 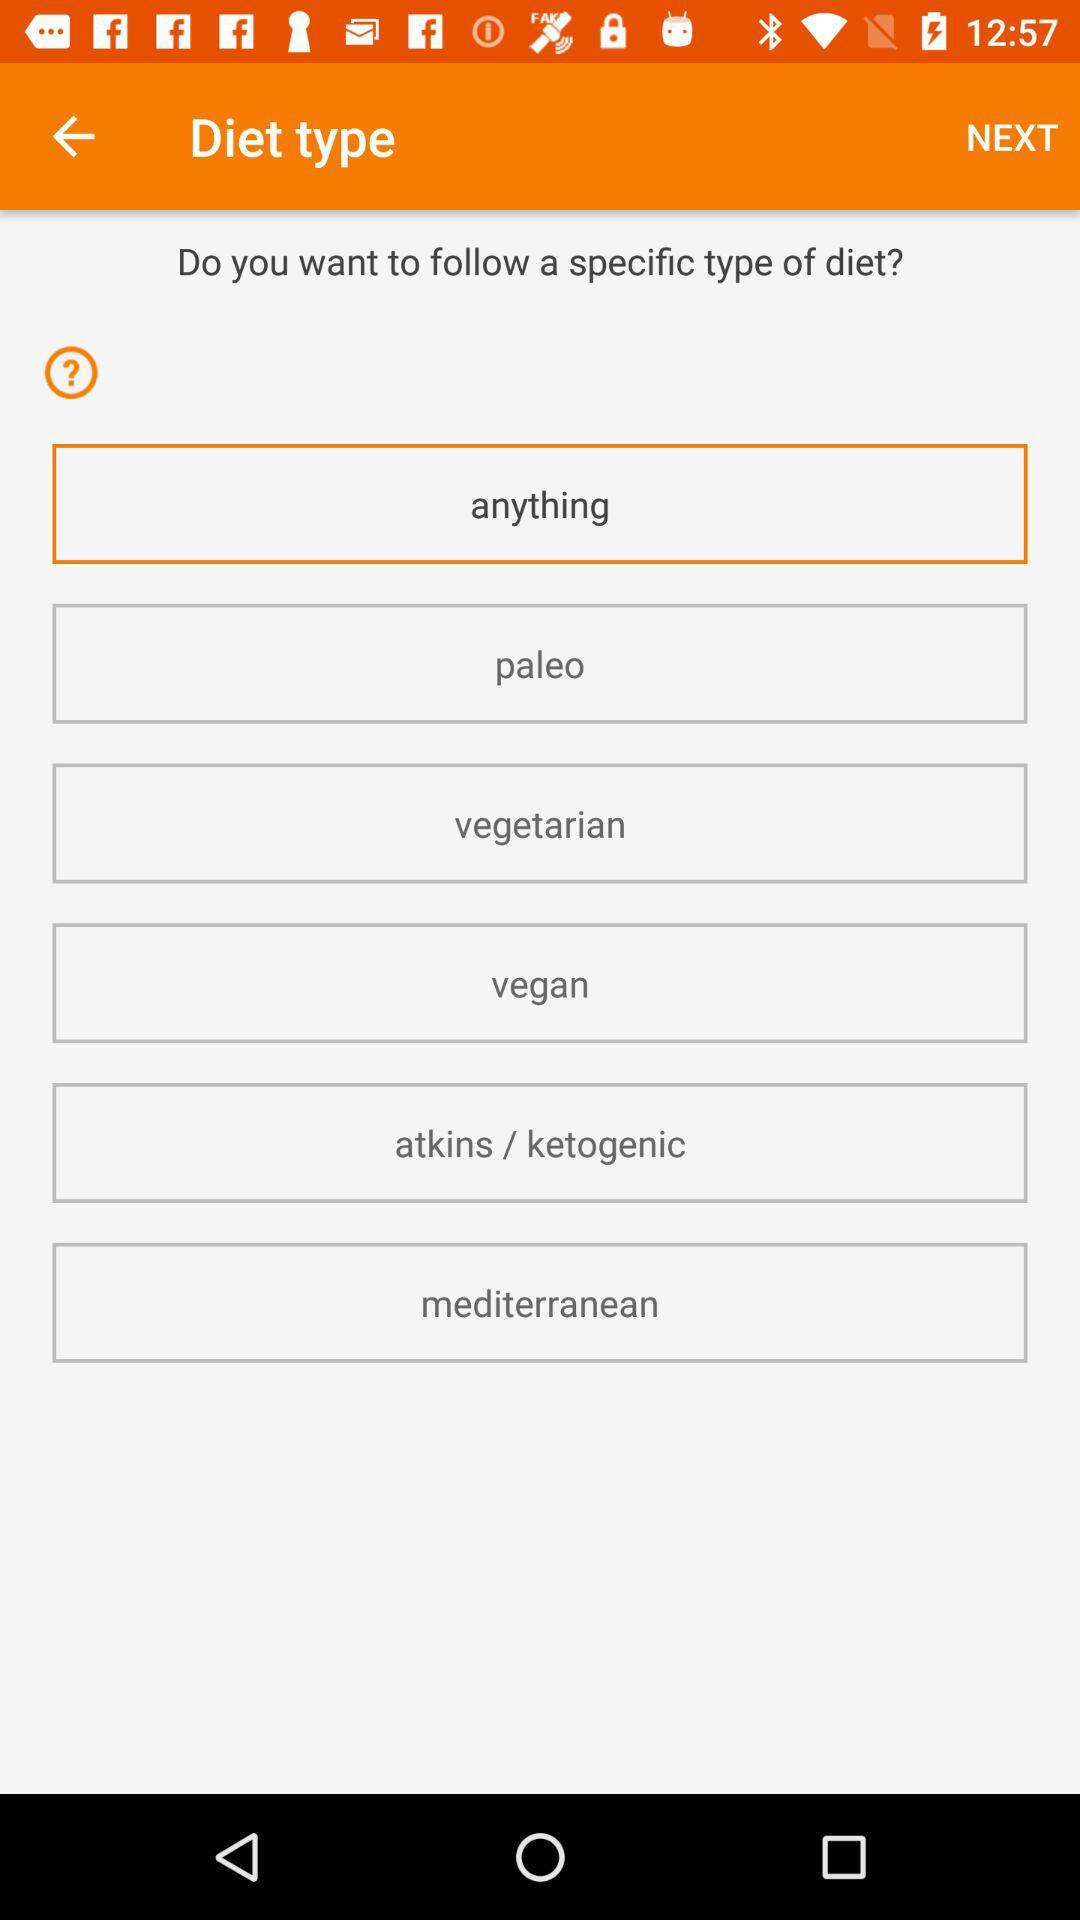 I want to click on item above the do you want item, so click(x=72, y=135).